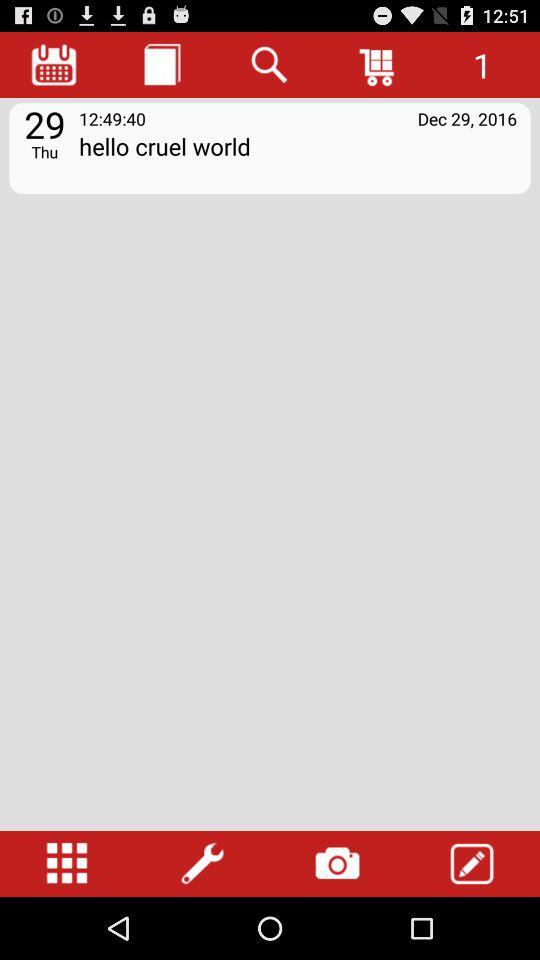 This screenshot has height=960, width=540. What do you see at coordinates (378, 64) in the screenshot?
I see `your cart` at bounding box center [378, 64].